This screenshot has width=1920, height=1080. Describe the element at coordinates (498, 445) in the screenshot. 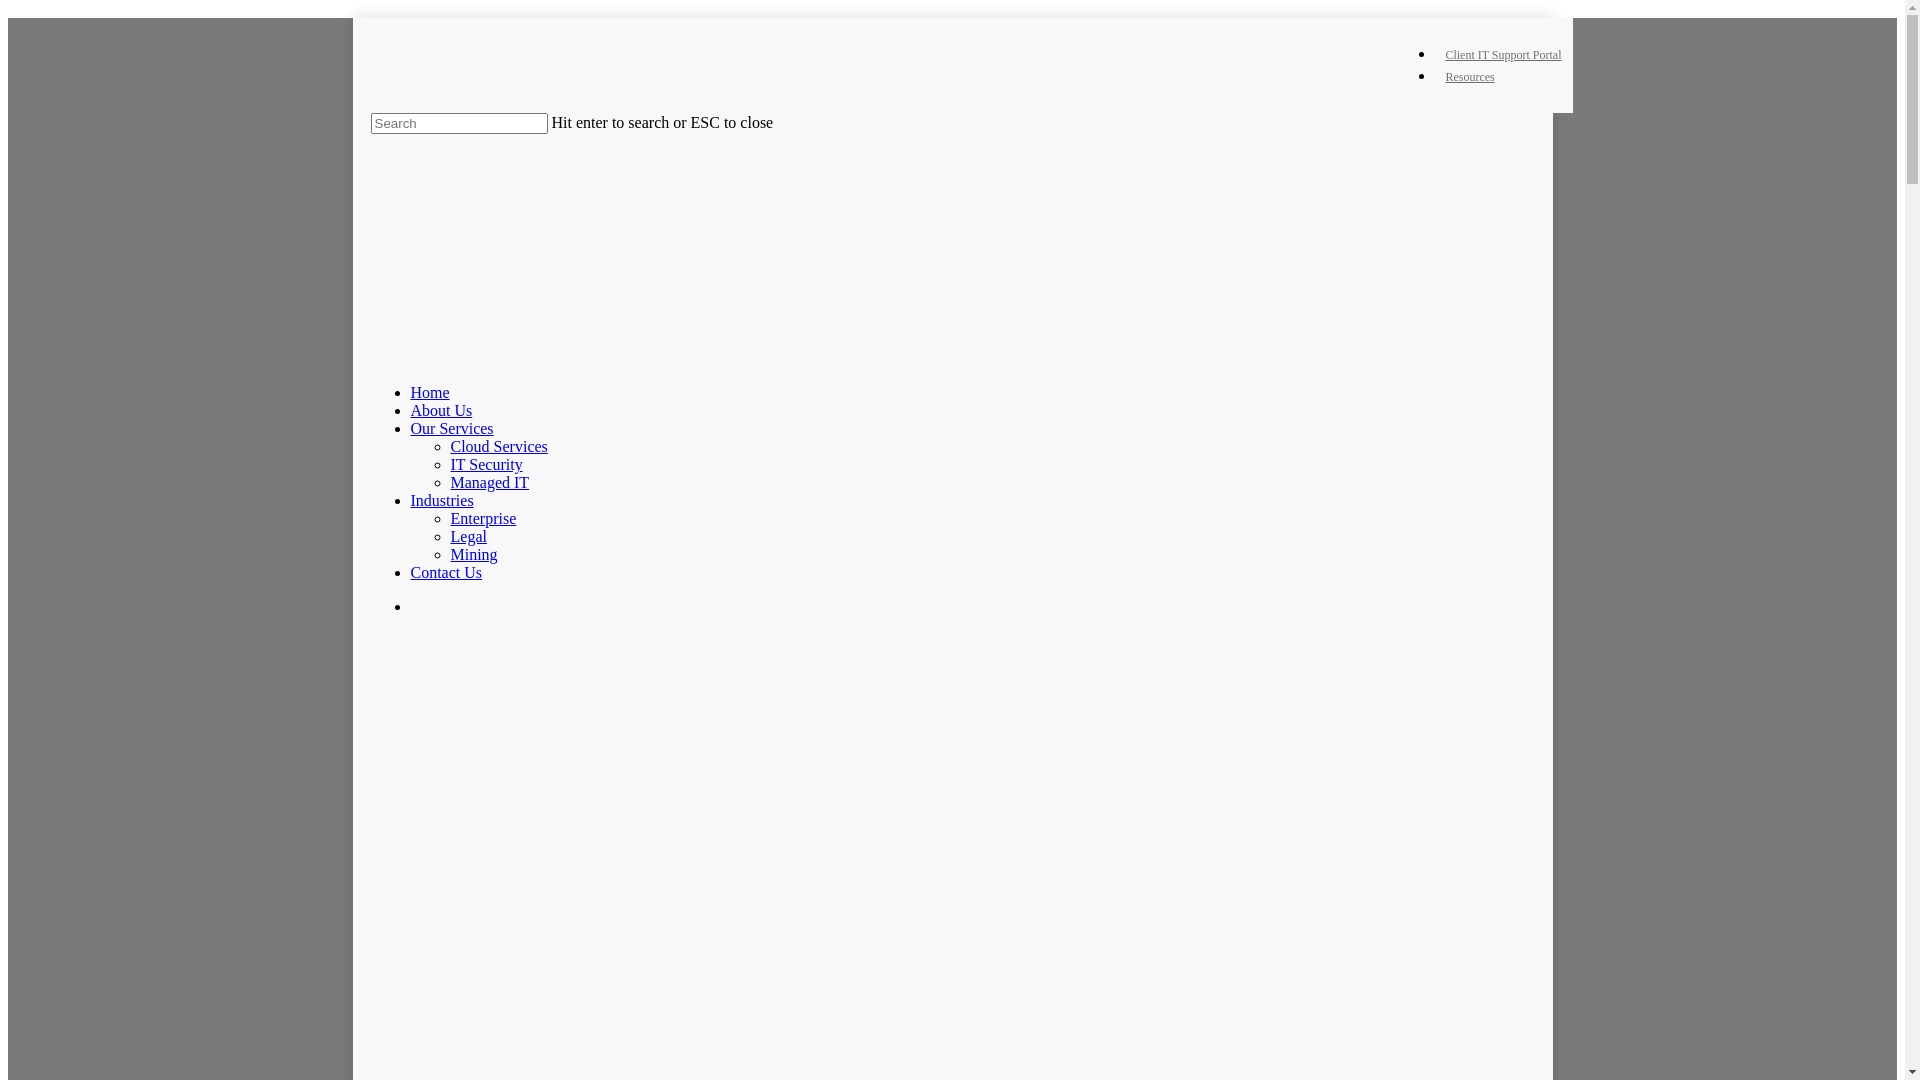

I see `'Cloud Services'` at that location.